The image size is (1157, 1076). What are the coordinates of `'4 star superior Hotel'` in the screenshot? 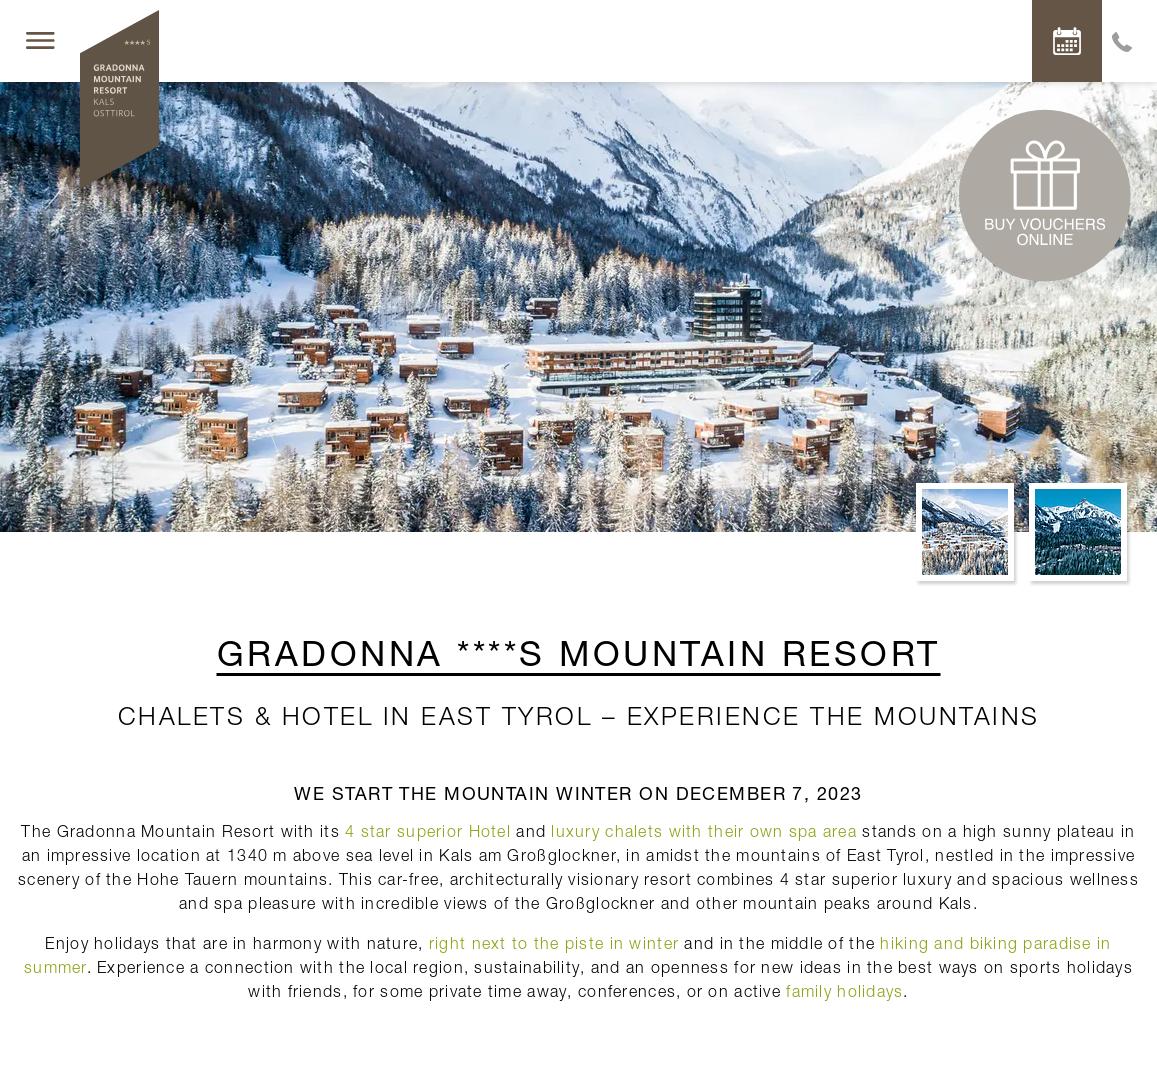 It's located at (426, 829).